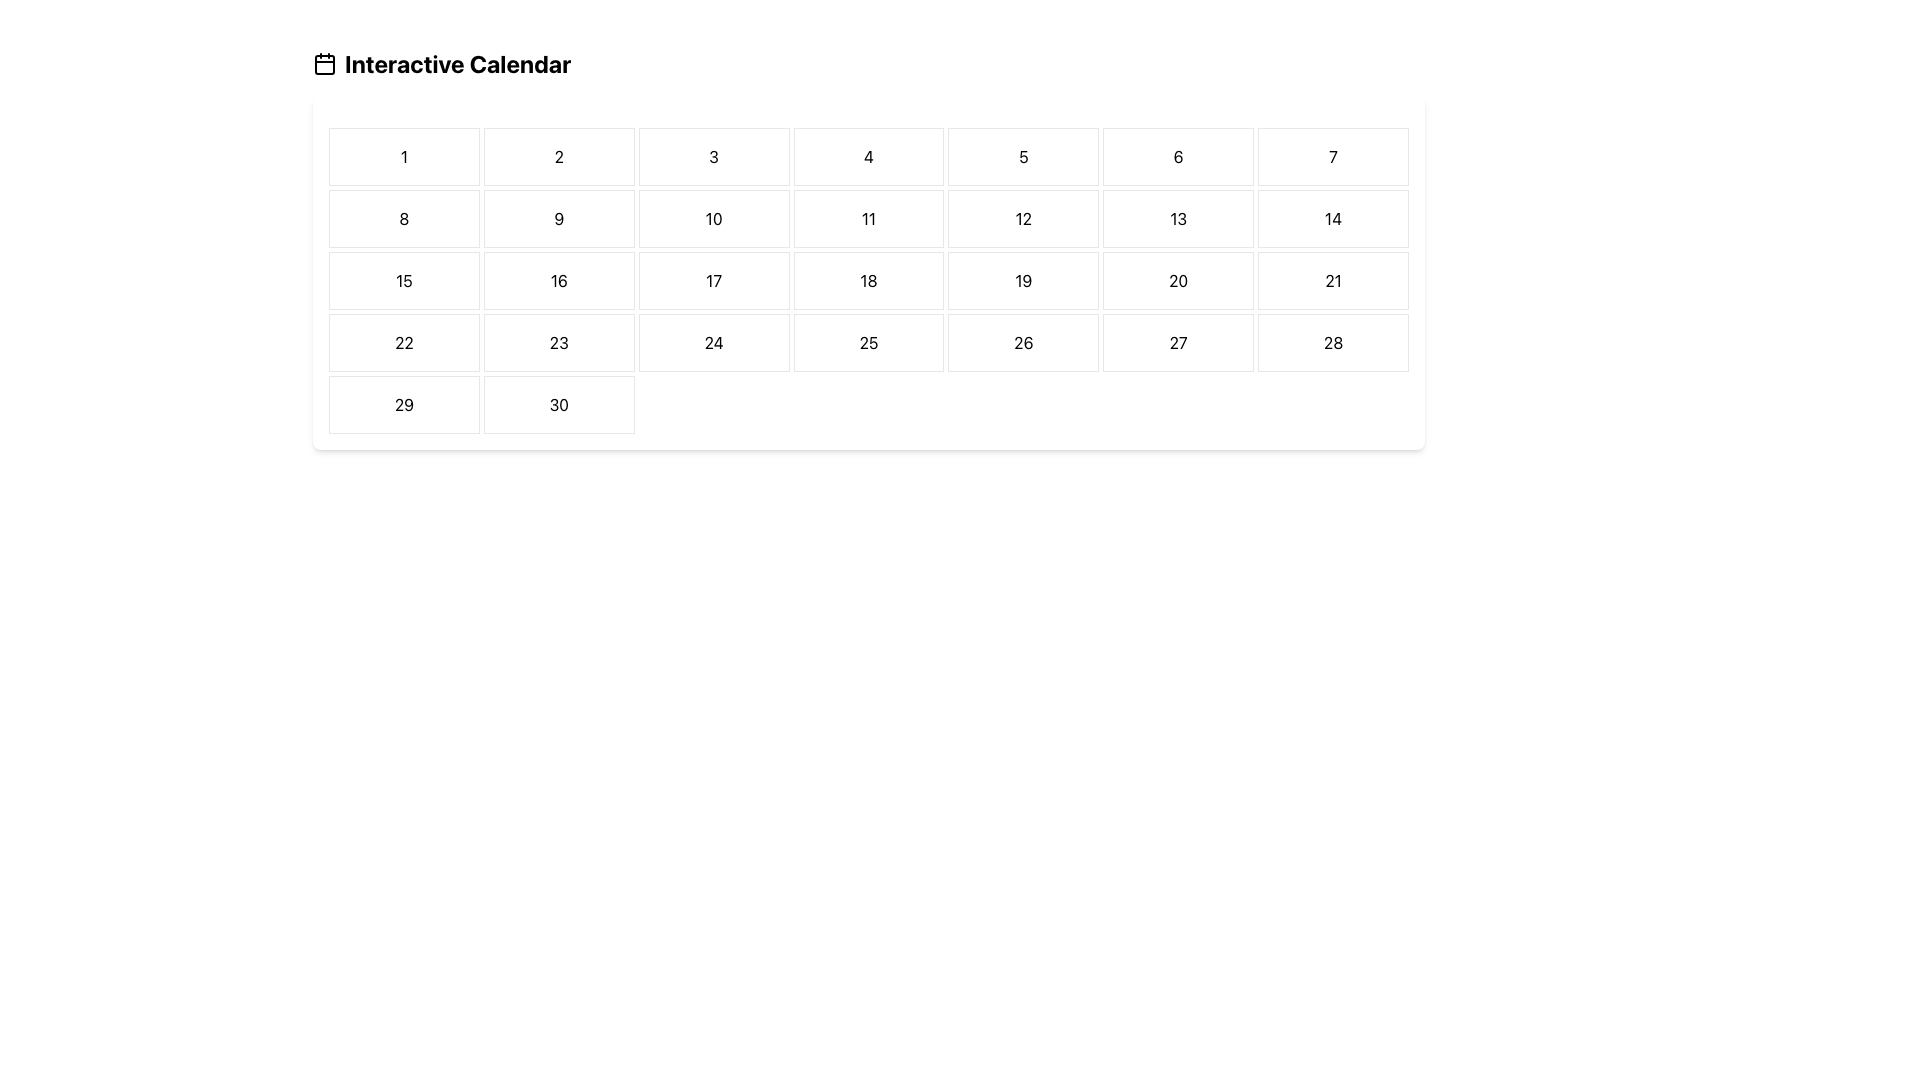 The height and width of the screenshot is (1080, 1920). Describe the element at coordinates (1023, 281) in the screenshot. I see `the Static Box with Text representing a date in the interactive calendar display located in the third row and fifth column of the grid` at that location.